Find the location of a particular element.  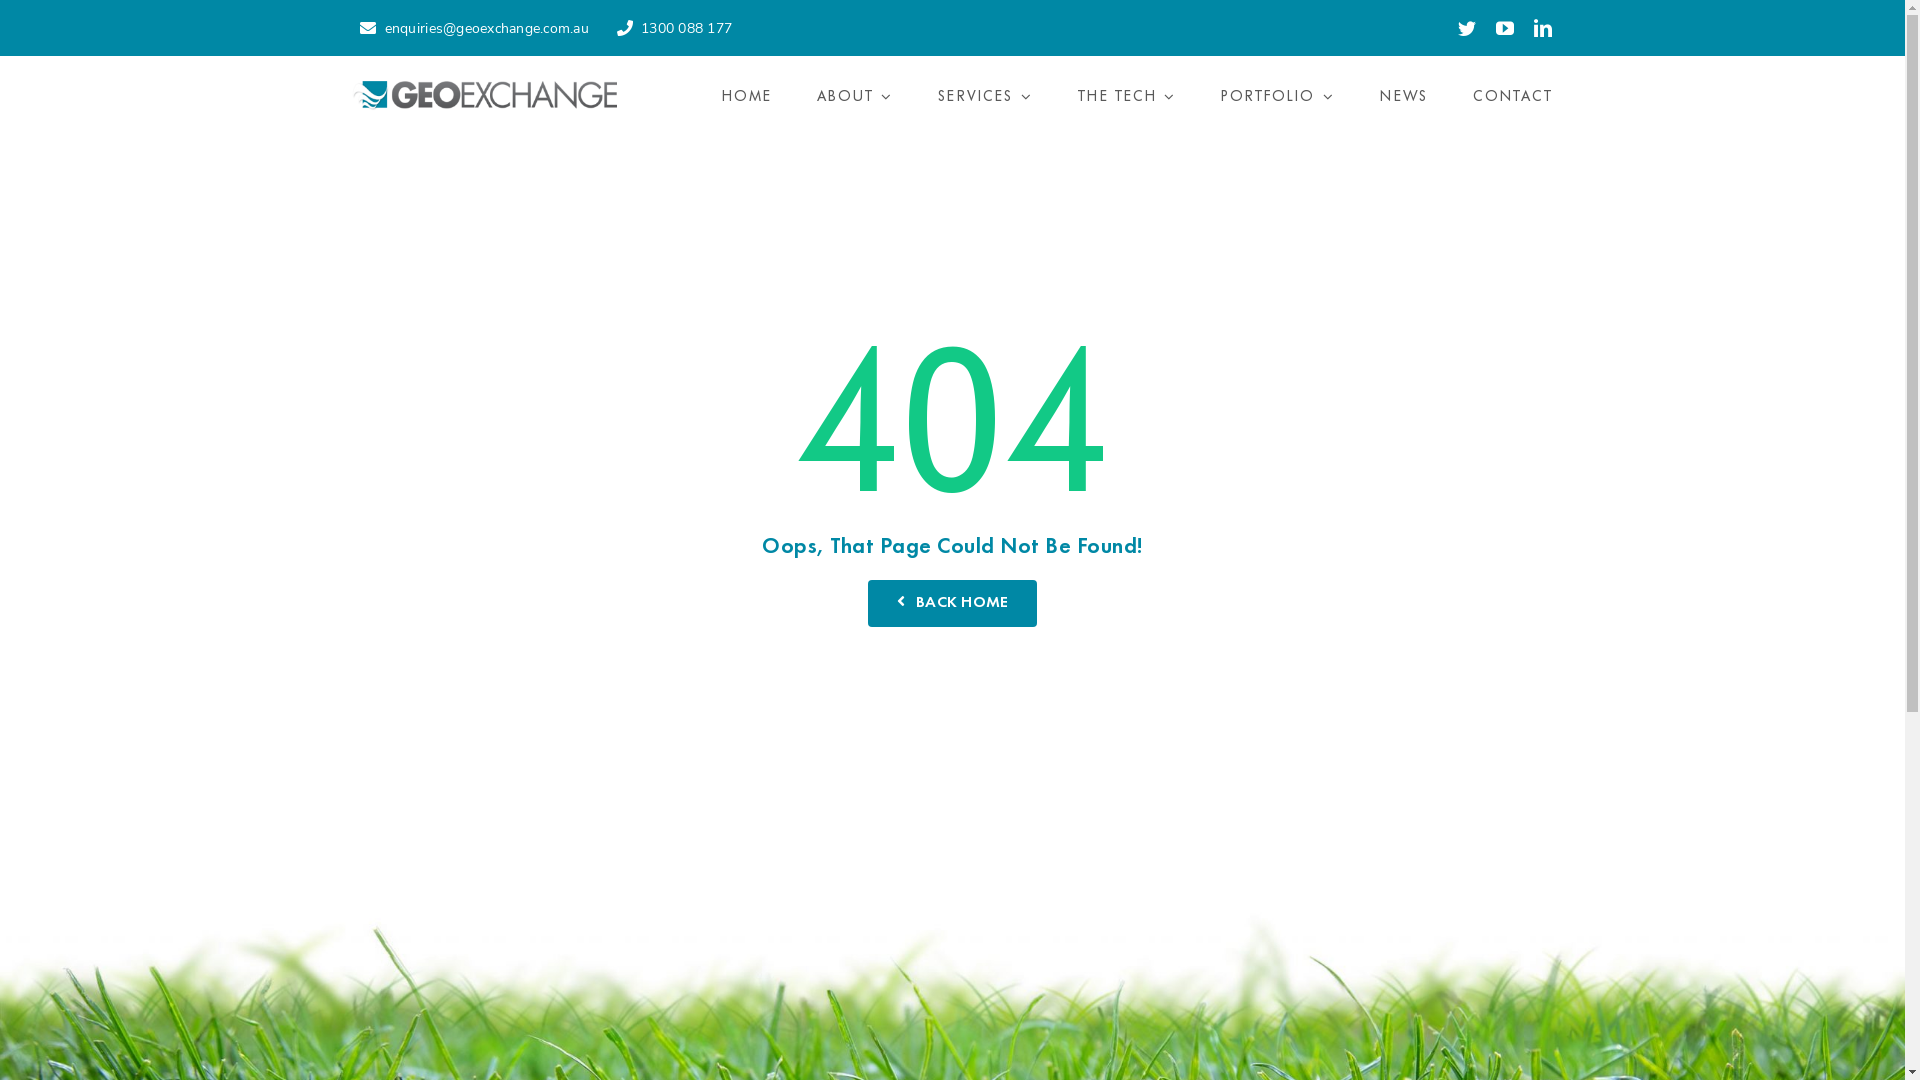

'PORTFOLIO' is located at coordinates (1219, 96).